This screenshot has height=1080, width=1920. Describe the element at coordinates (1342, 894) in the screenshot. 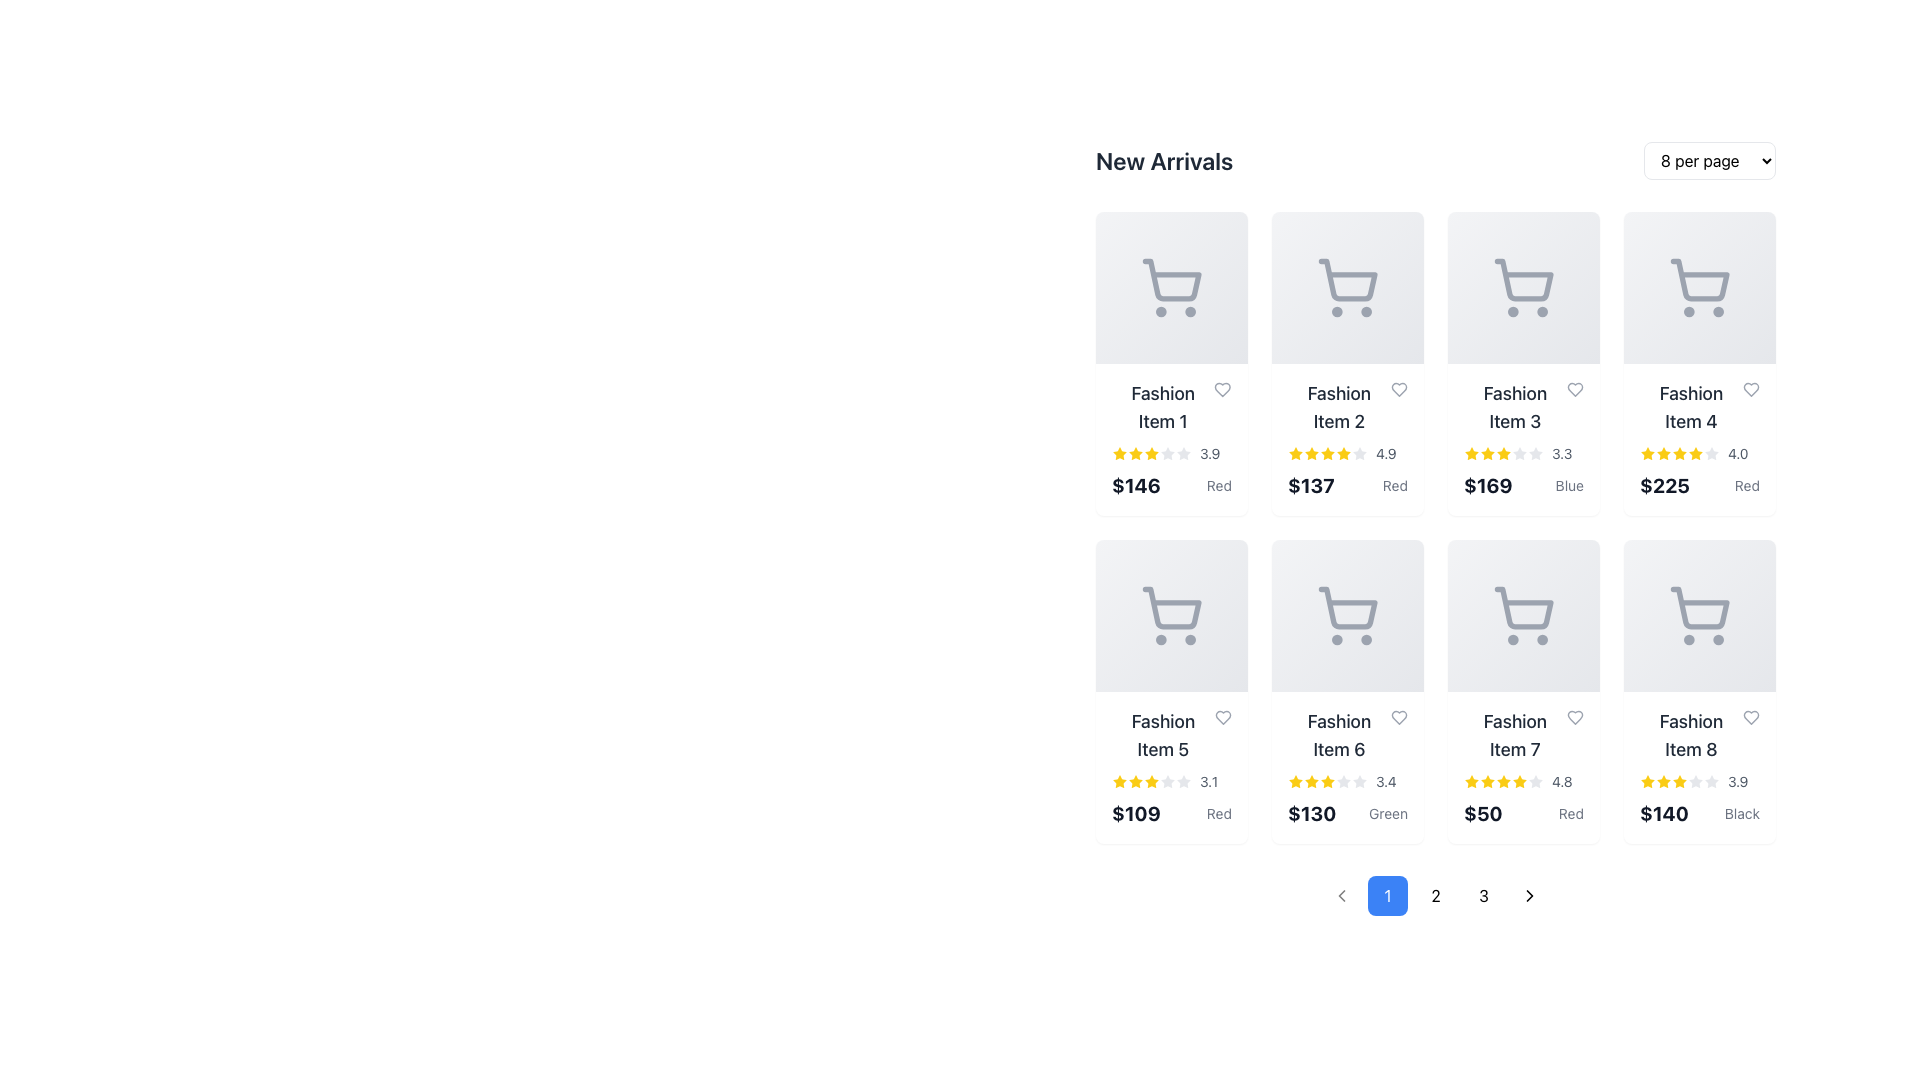

I see `the circular left arrow button with a gray background and a Chevron pointing left to attempt navigation` at that location.